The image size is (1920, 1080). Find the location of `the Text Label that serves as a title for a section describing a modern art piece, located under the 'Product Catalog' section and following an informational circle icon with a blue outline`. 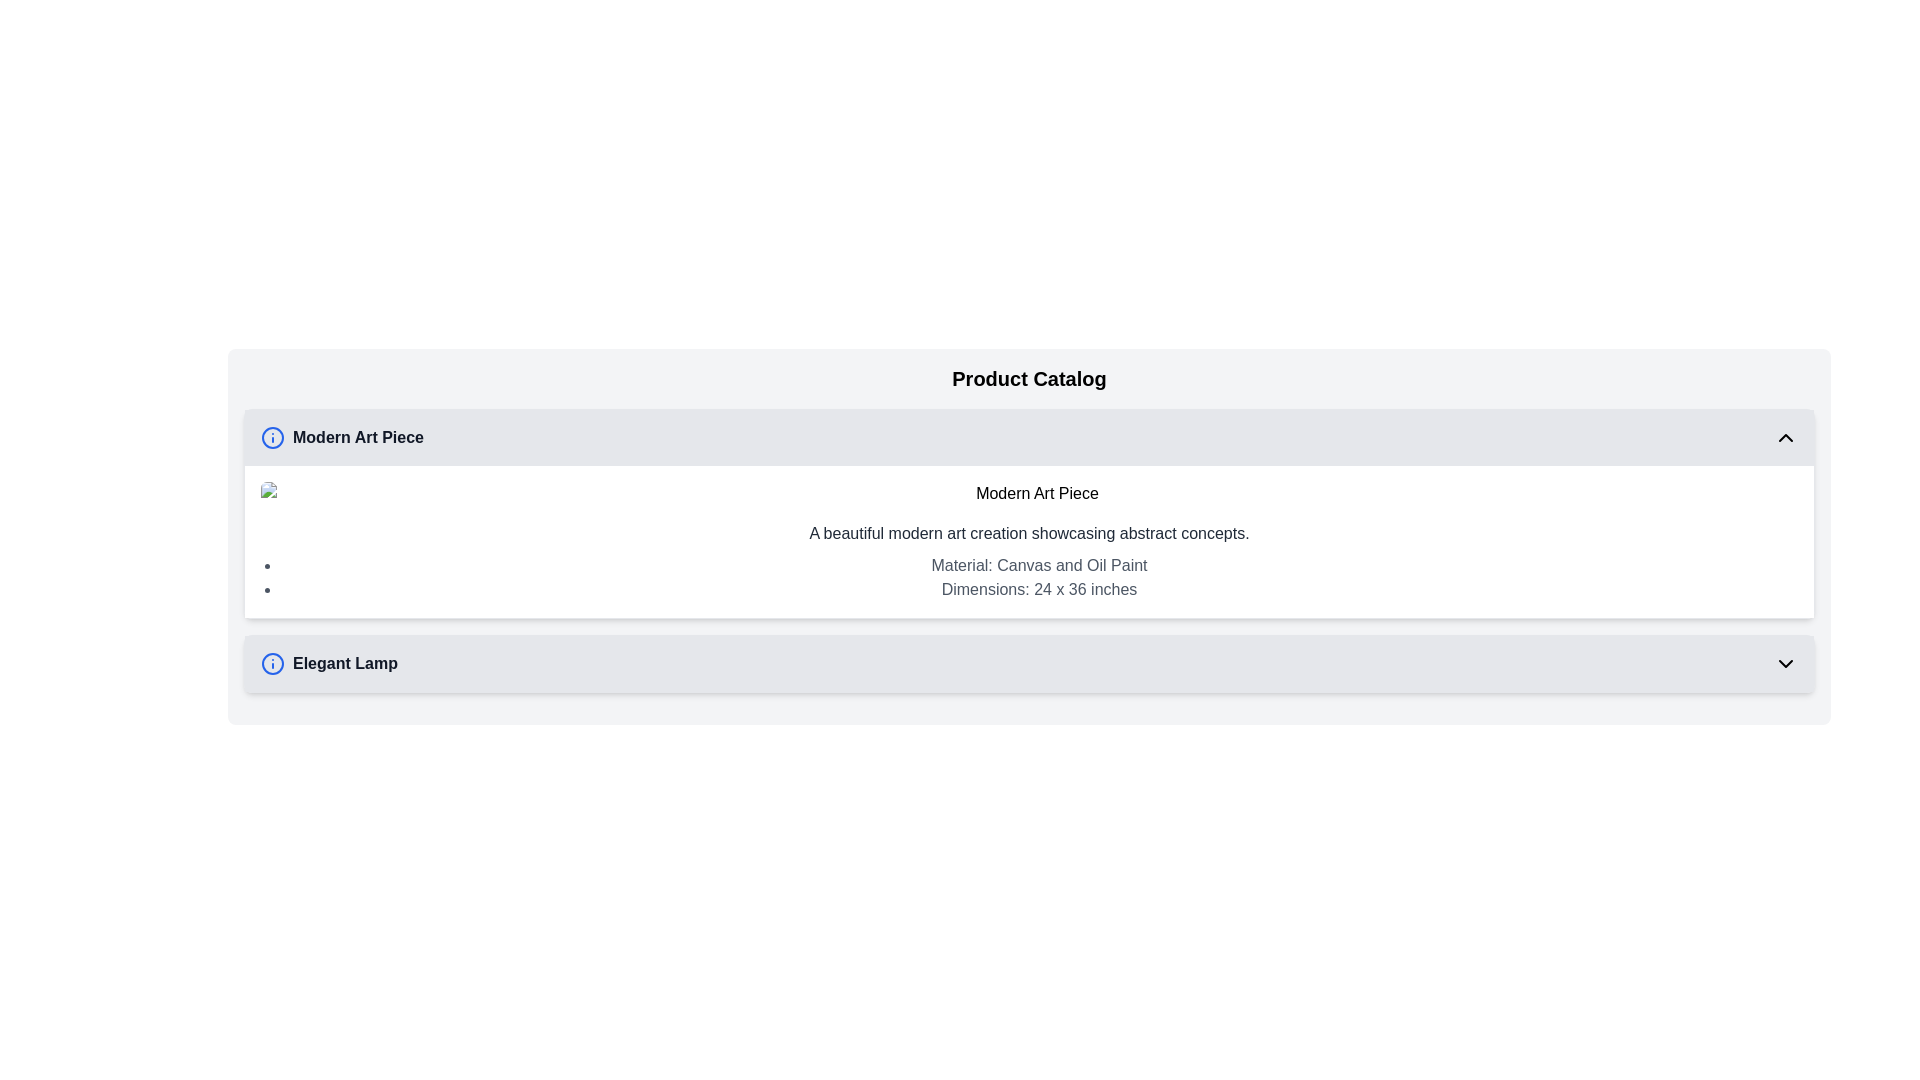

the Text Label that serves as a title for a section describing a modern art piece, located under the 'Product Catalog' section and following an informational circle icon with a blue outline is located at coordinates (358, 437).